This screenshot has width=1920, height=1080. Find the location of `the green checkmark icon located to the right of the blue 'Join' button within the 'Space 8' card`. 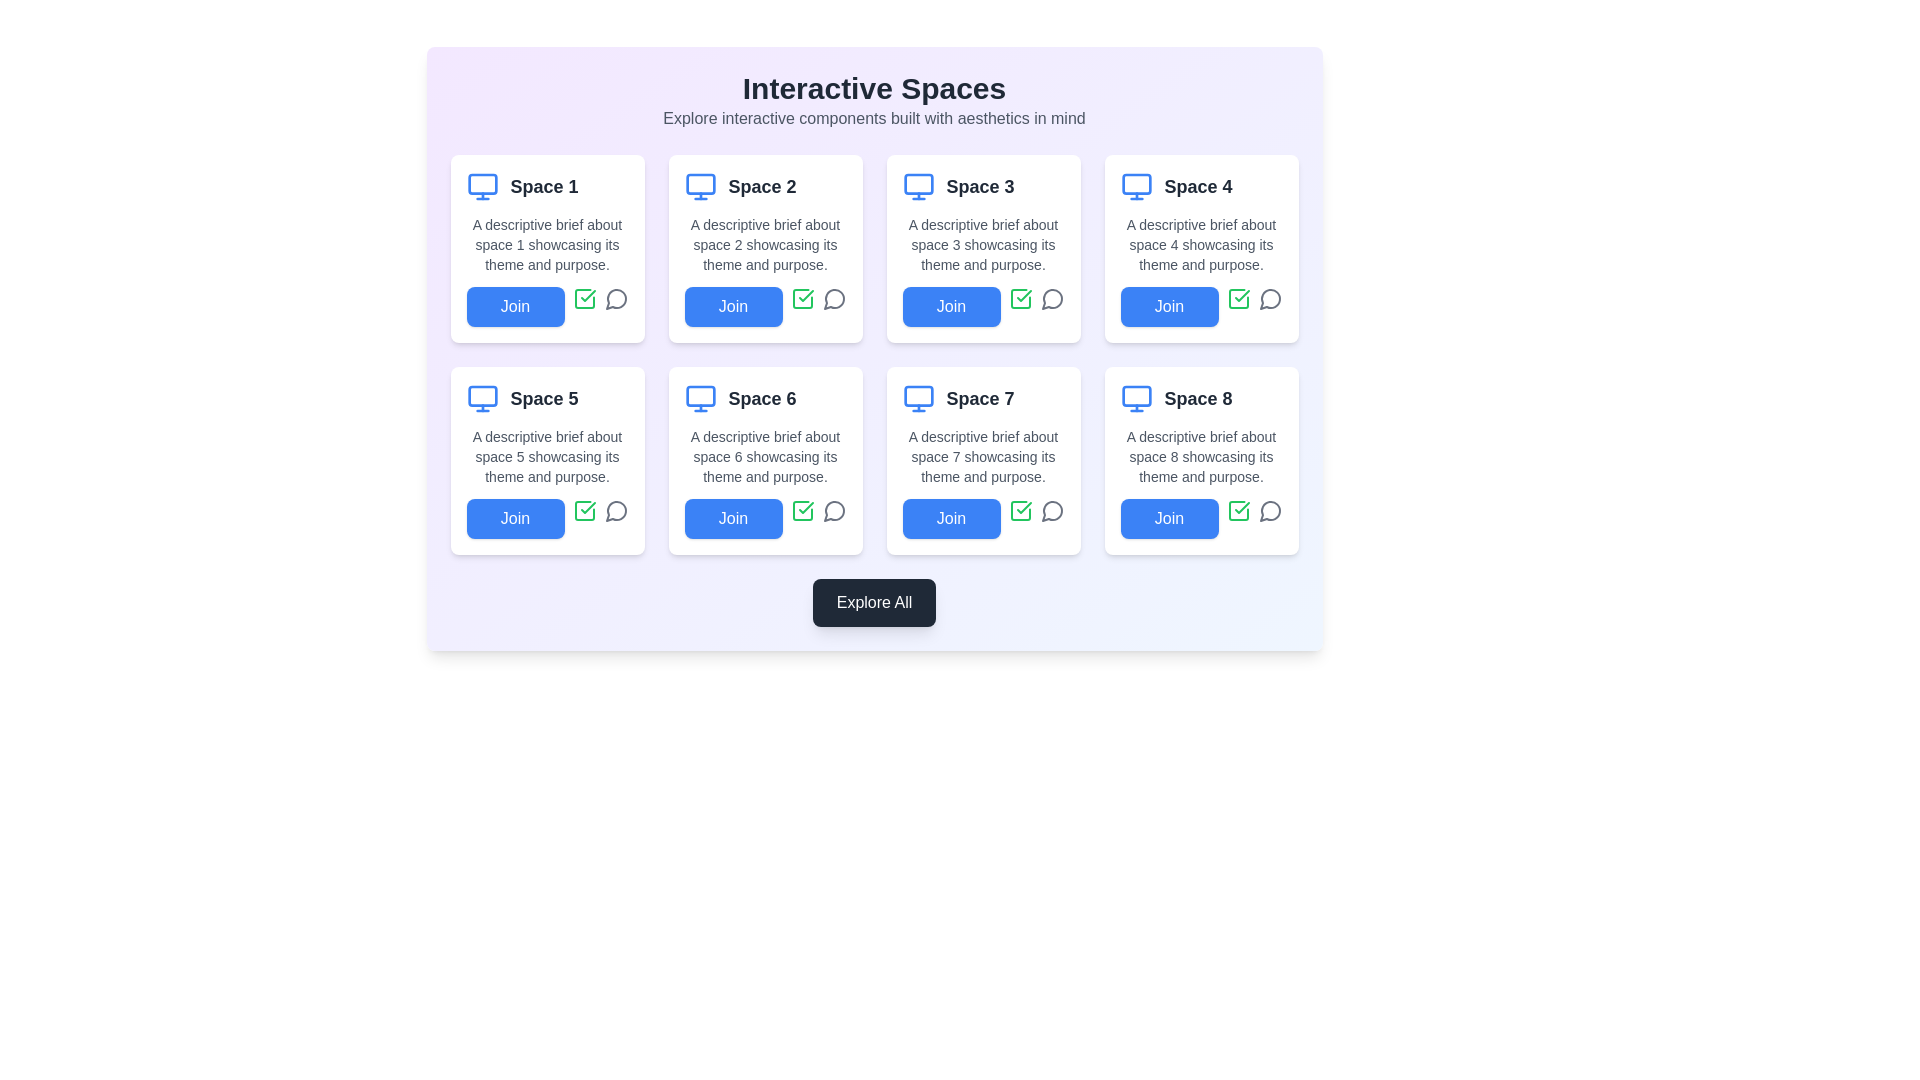

the green checkmark icon located to the right of the blue 'Join' button within the 'Space 8' card is located at coordinates (1237, 509).